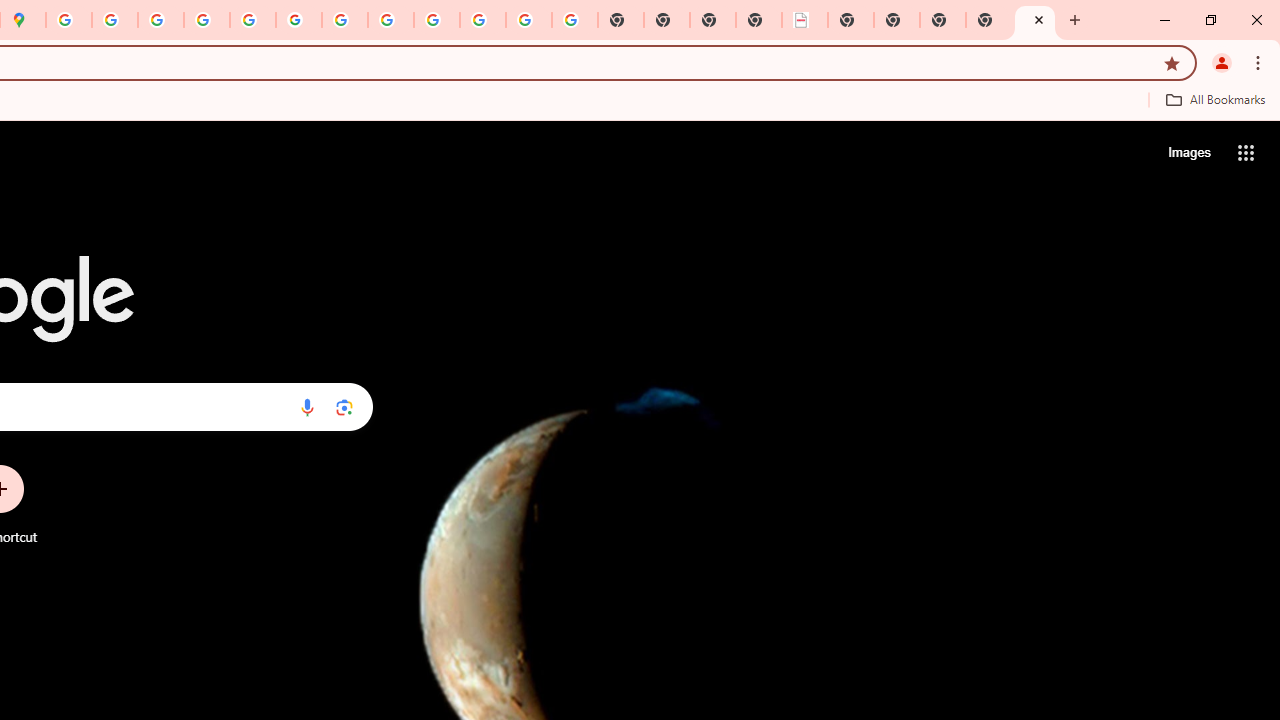 The width and height of the screenshot is (1280, 720). What do you see at coordinates (207, 20) in the screenshot?
I see `'Privacy Help Center - Policies Help'` at bounding box center [207, 20].